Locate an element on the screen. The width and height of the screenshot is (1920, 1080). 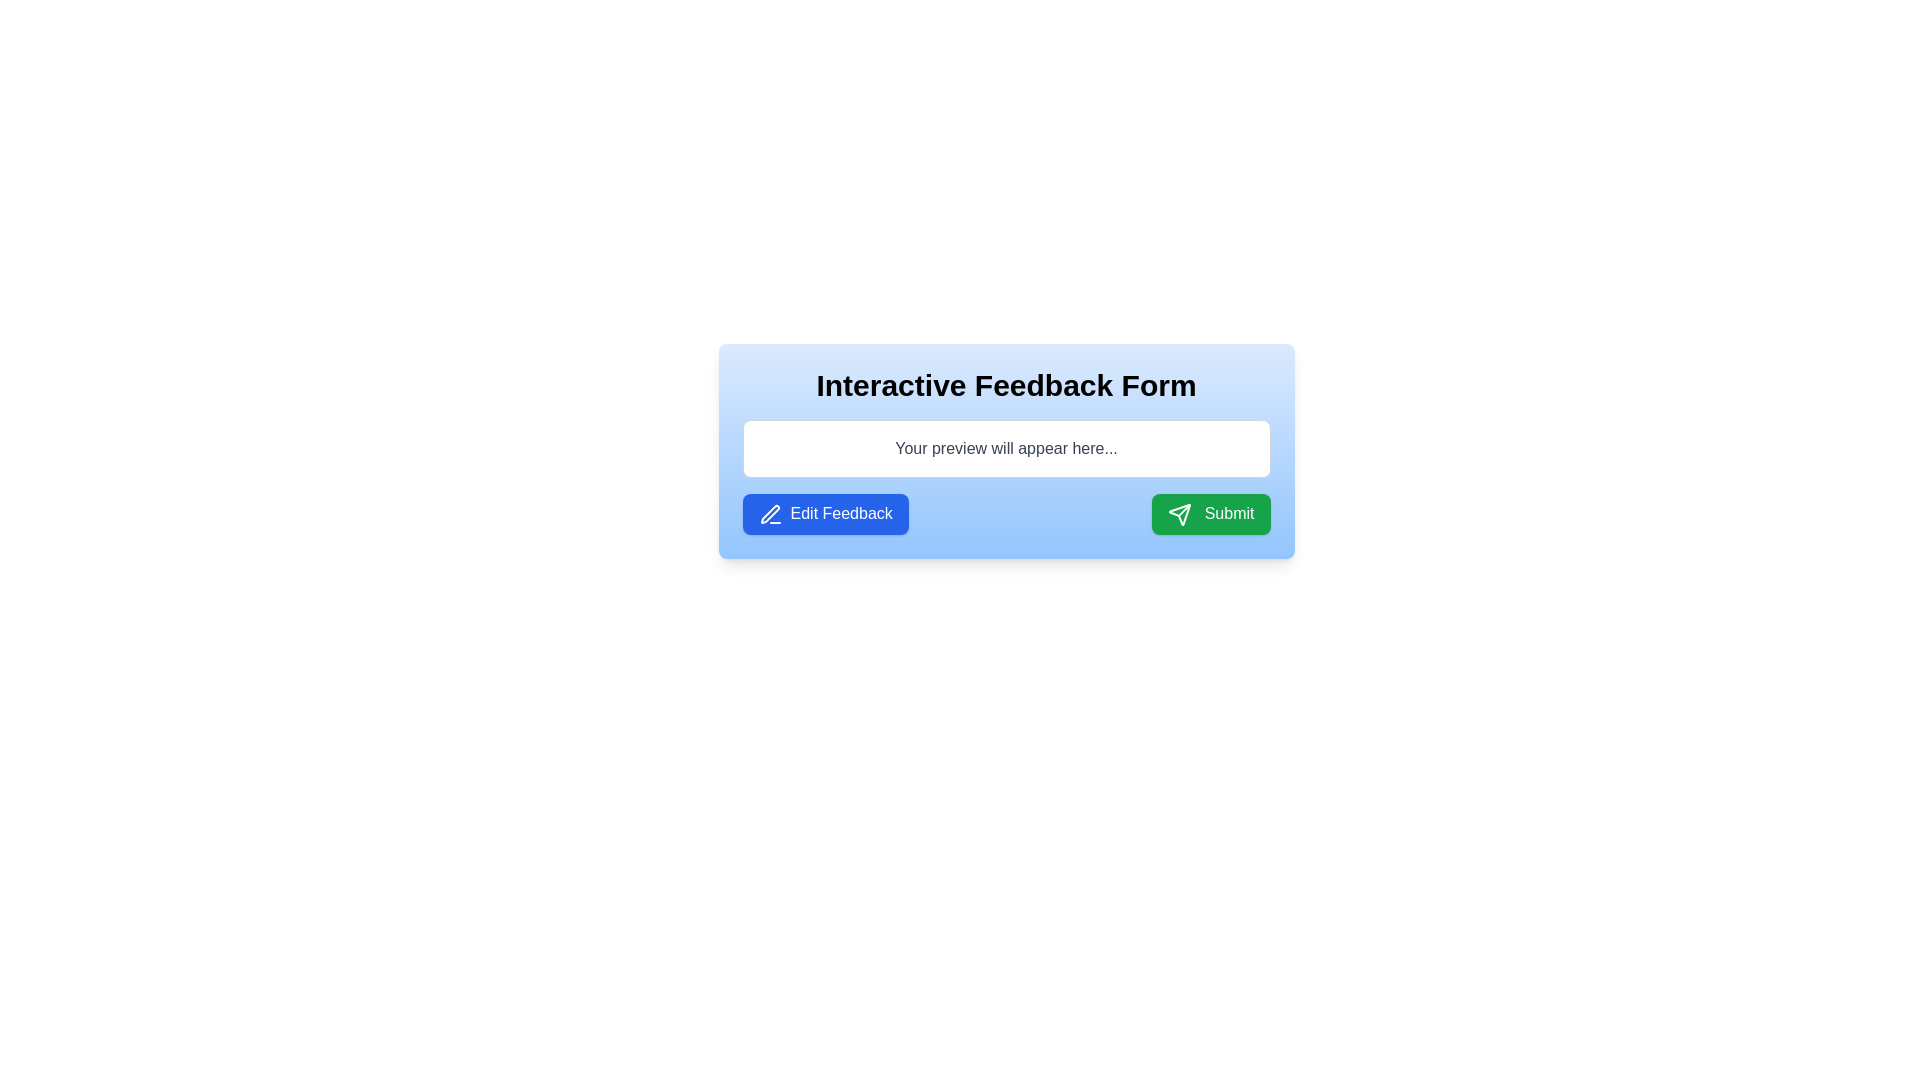
the heading 'Interactive Feedback Form' which is styled in a large, bold font and centered within a rounded rectangle panel with a gradient blue background is located at coordinates (1006, 385).